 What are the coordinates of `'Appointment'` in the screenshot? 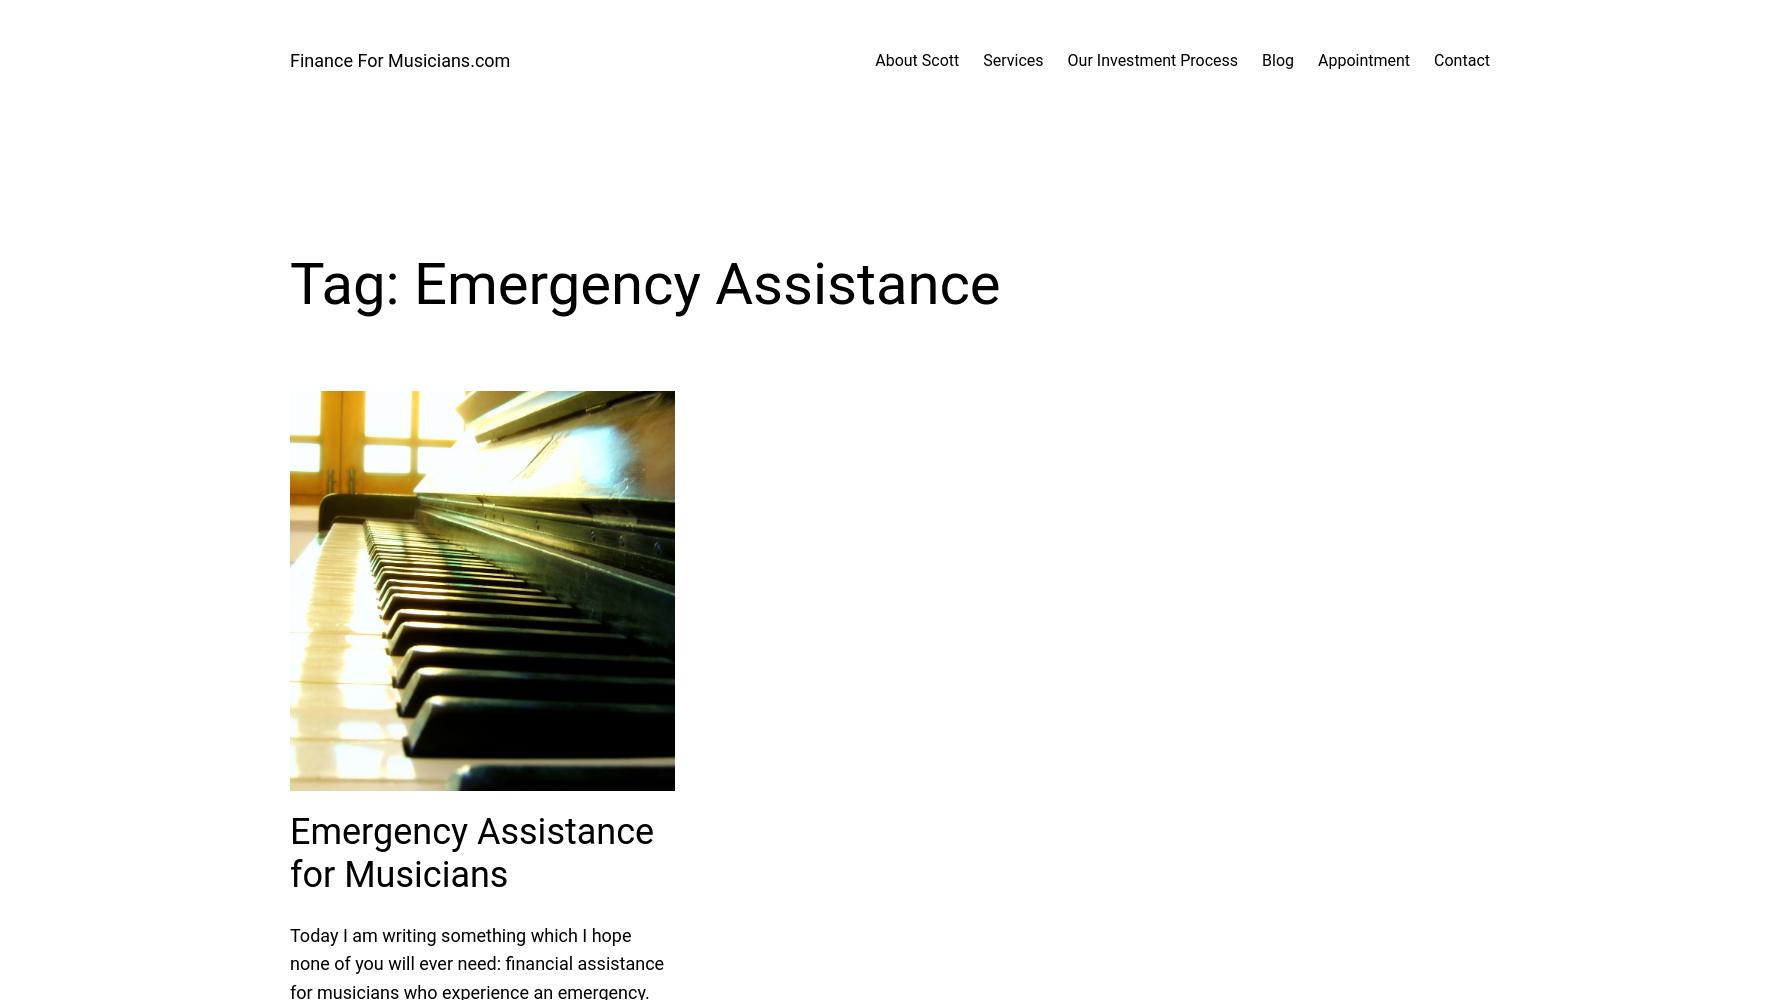 It's located at (1364, 60).